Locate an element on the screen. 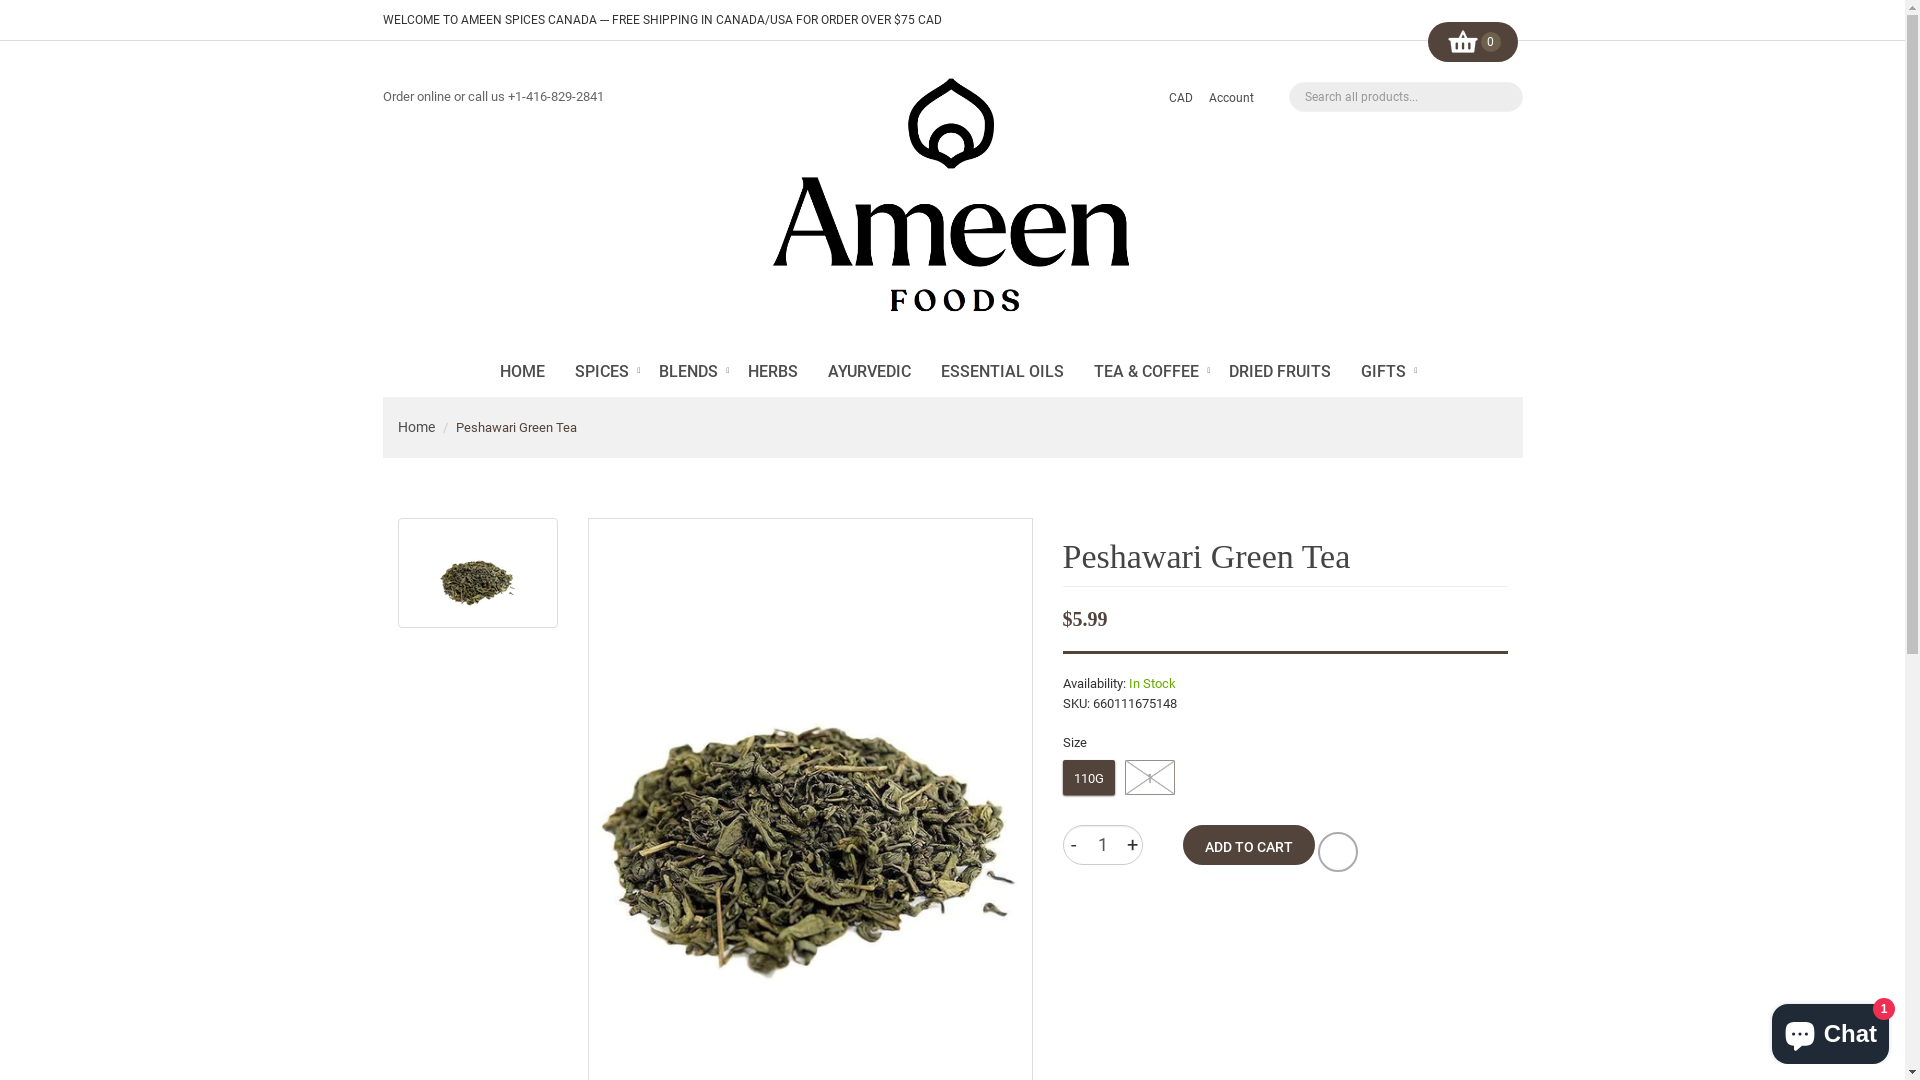 The height and width of the screenshot is (1080, 1920). 'SPICES' is located at coordinates (600, 371).